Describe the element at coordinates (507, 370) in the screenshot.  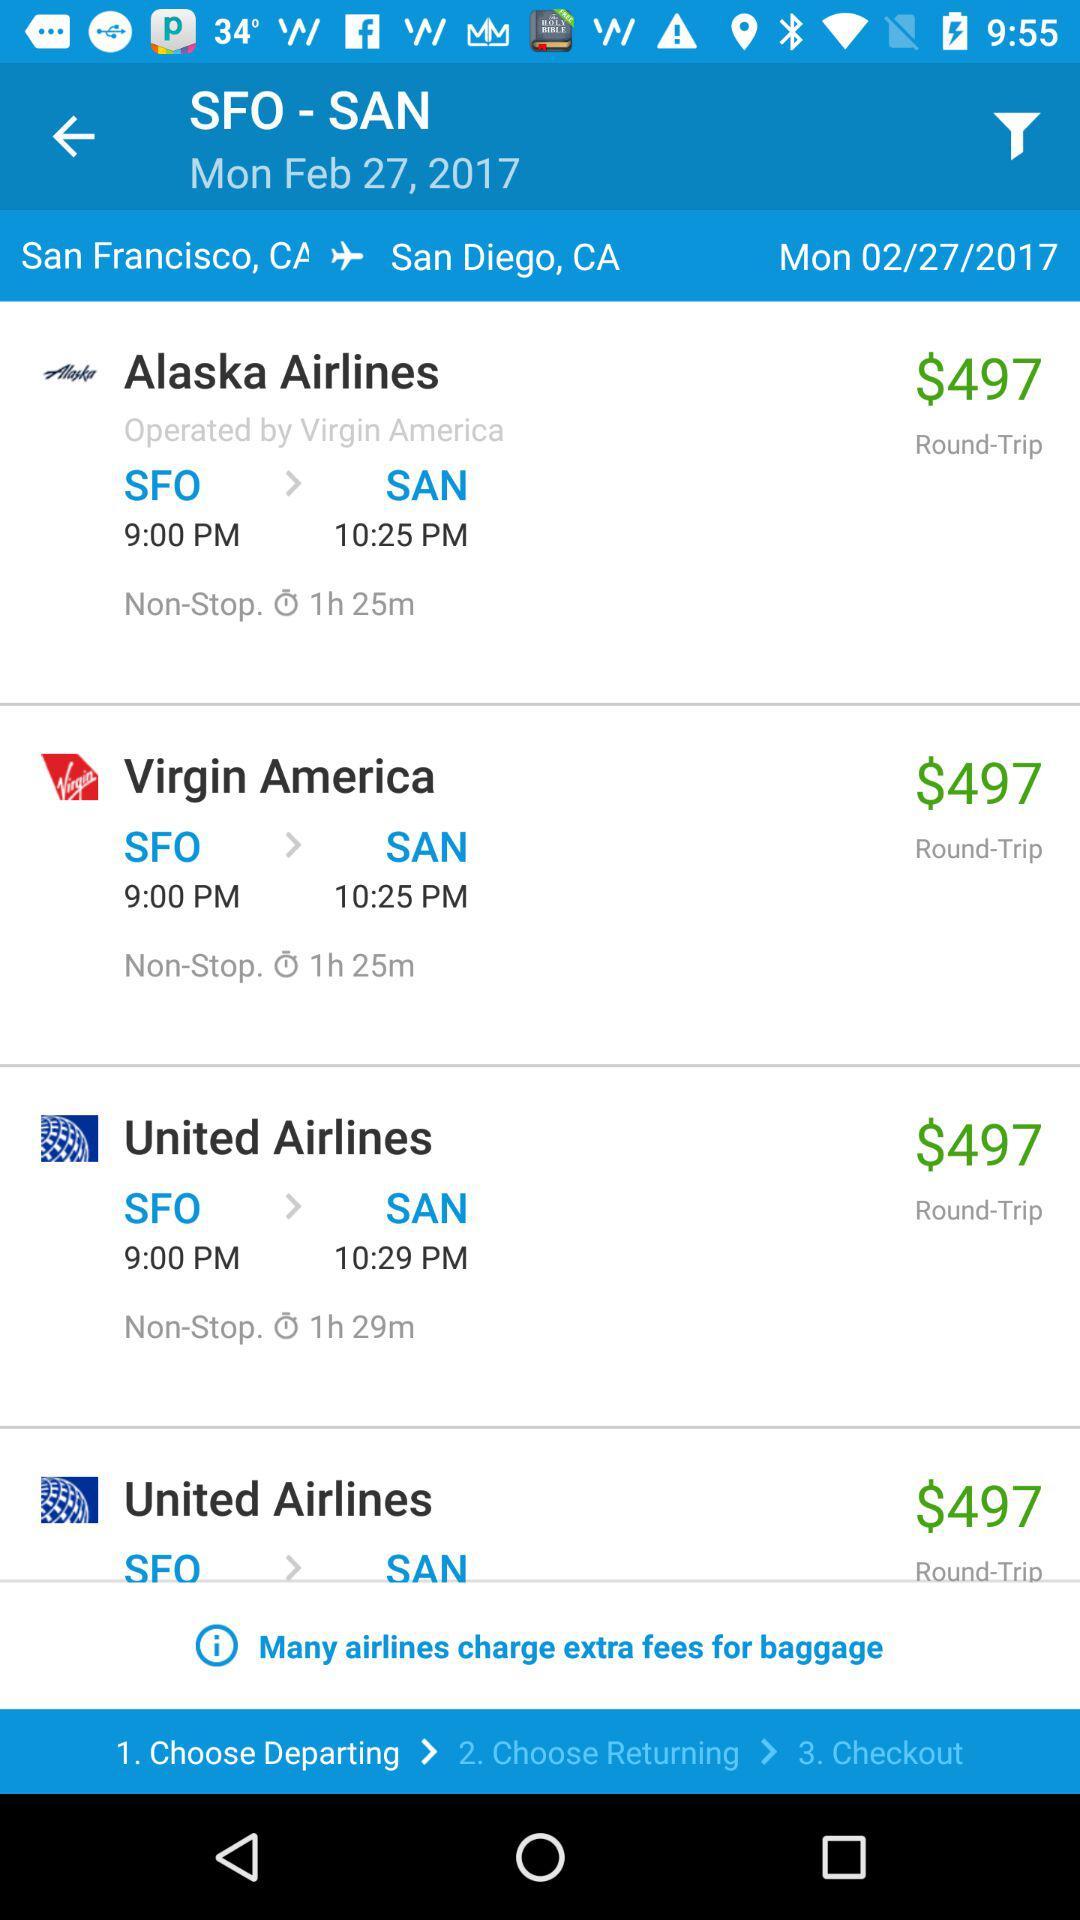
I see `the item to the left of $497 item` at that location.